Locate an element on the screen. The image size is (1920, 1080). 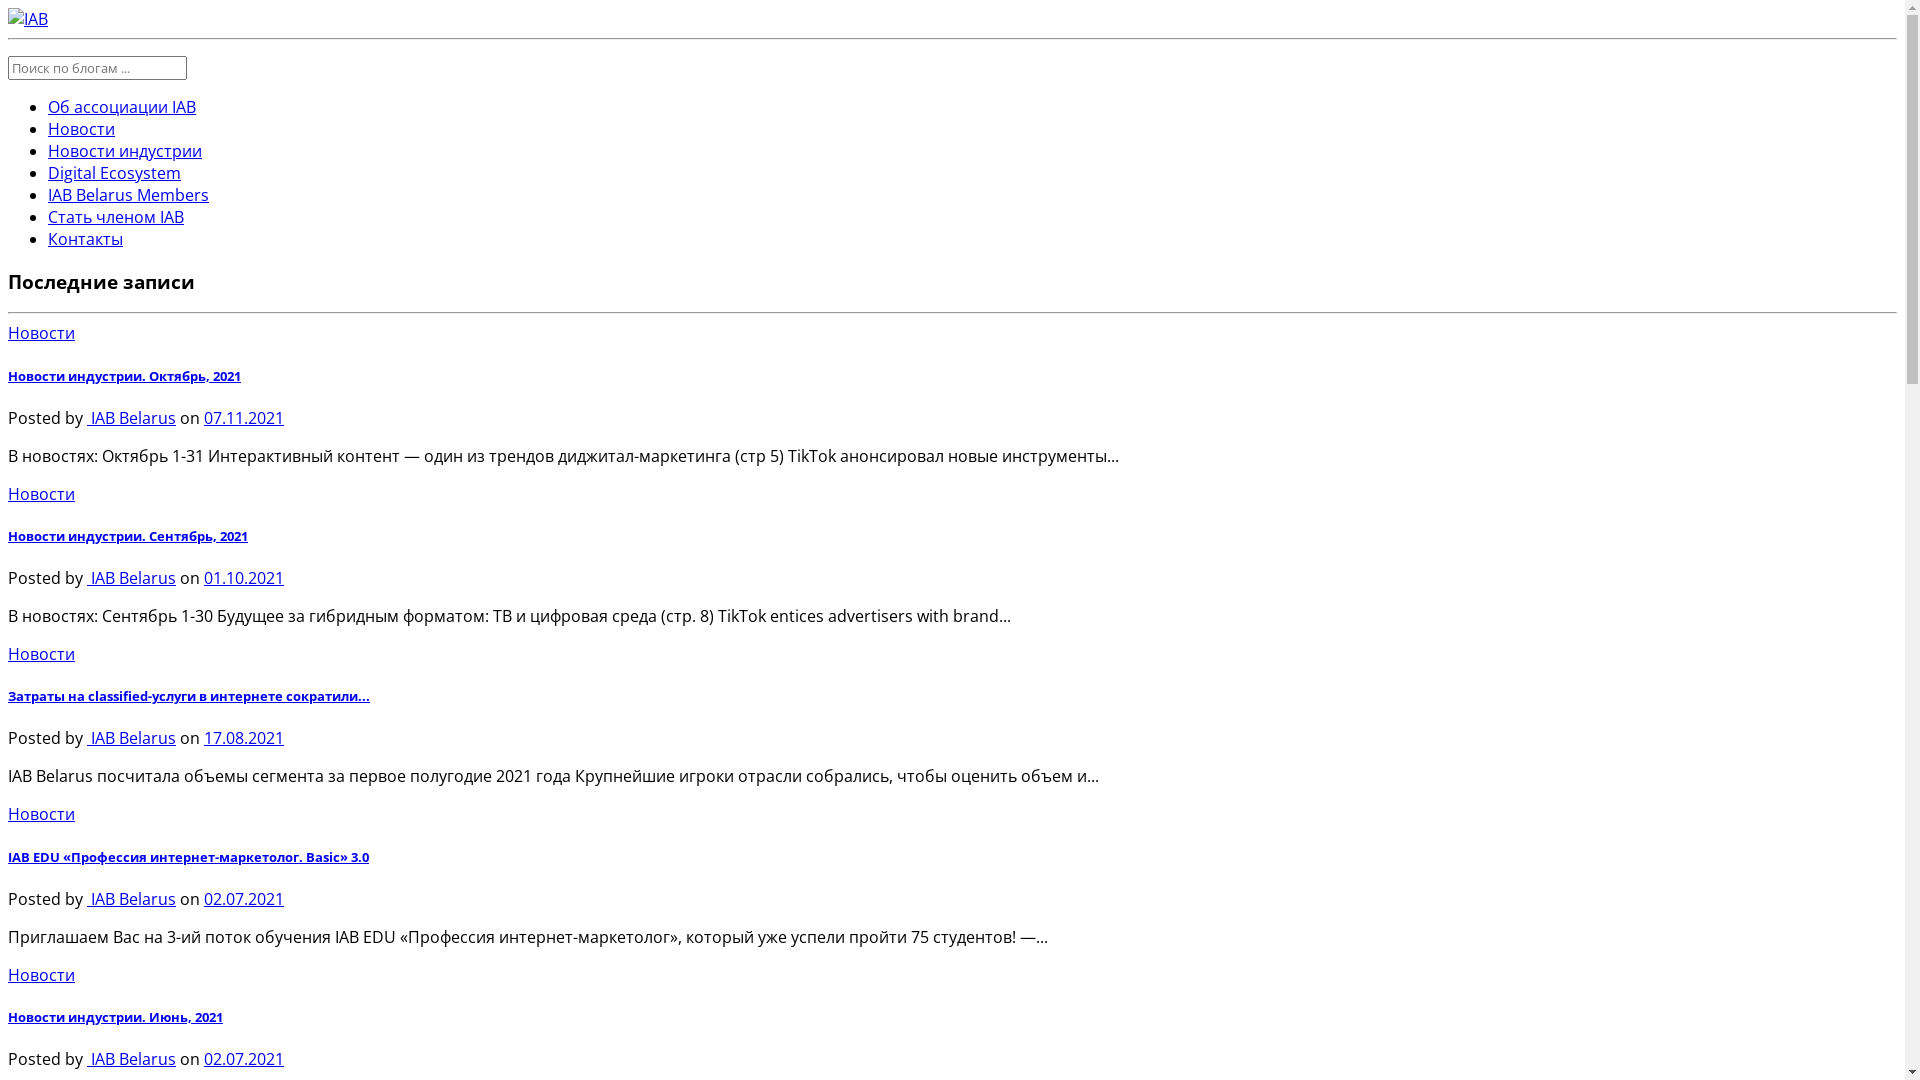
'02.07.2021' is located at coordinates (243, 897).